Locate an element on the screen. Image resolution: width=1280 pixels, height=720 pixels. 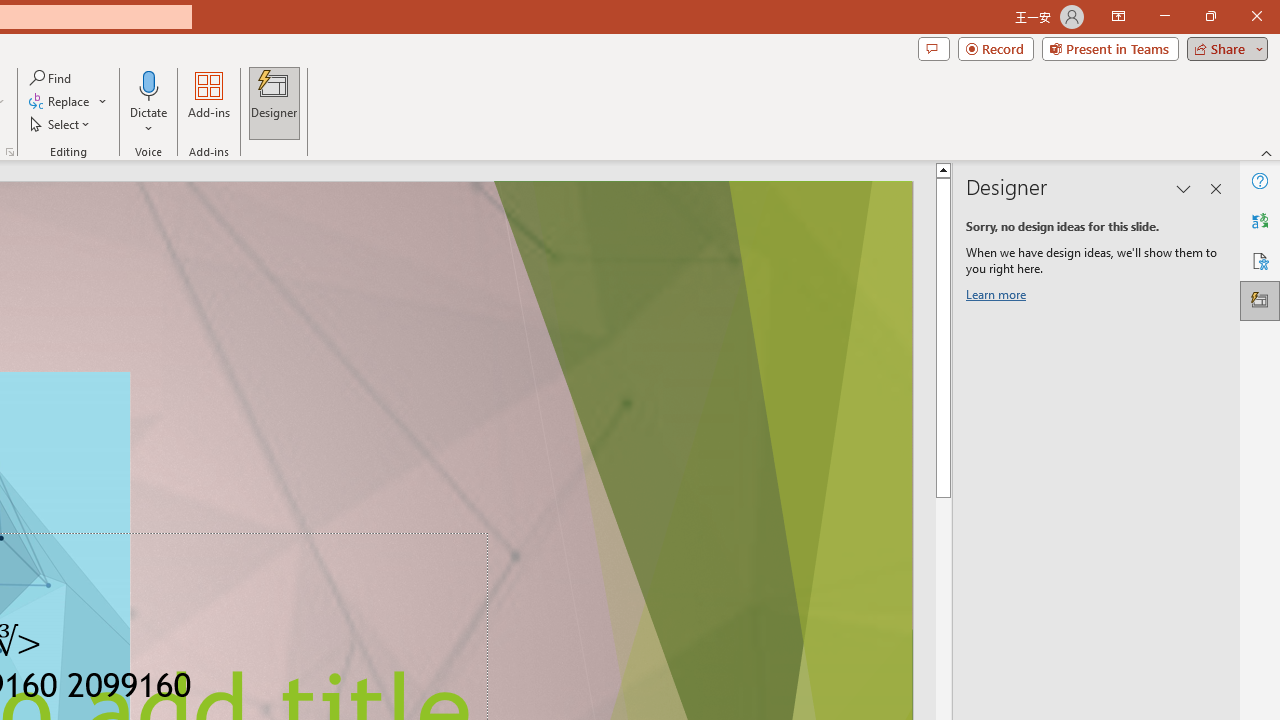
'Learn more' is located at coordinates (999, 298).